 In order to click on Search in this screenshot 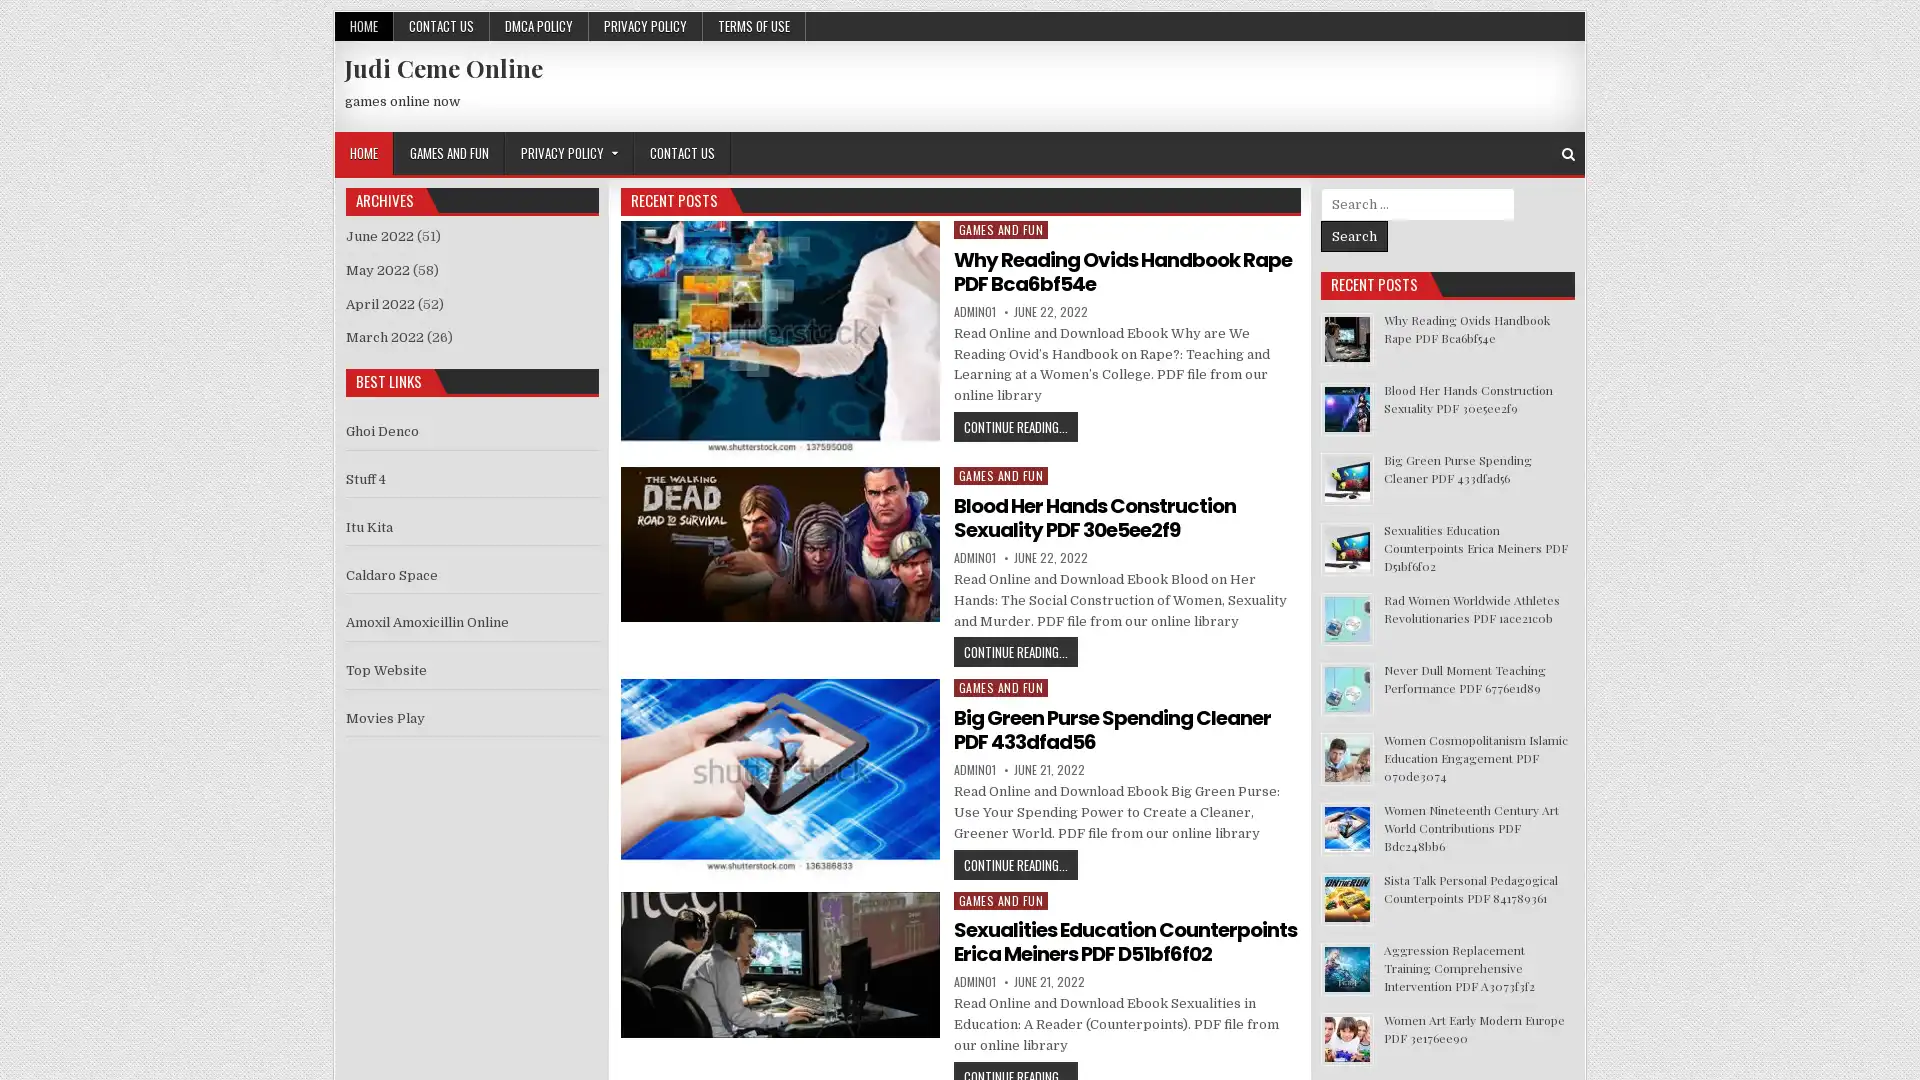, I will do `click(1354, 235)`.